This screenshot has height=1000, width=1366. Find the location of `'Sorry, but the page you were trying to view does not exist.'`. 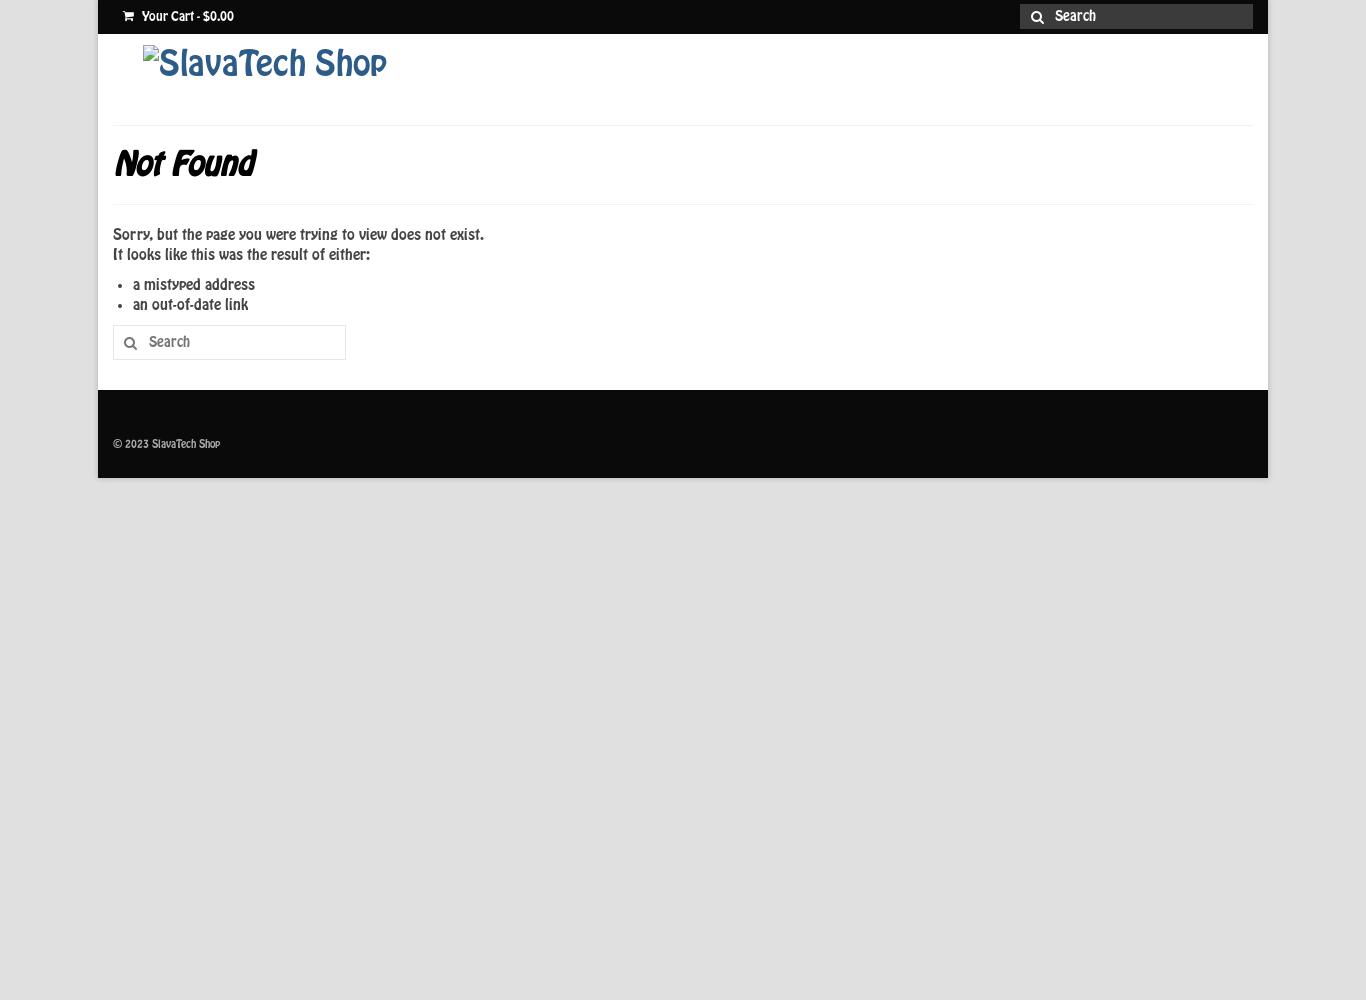

'Sorry, but the page you were trying to view does not exist.' is located at coordinates (112, 234).